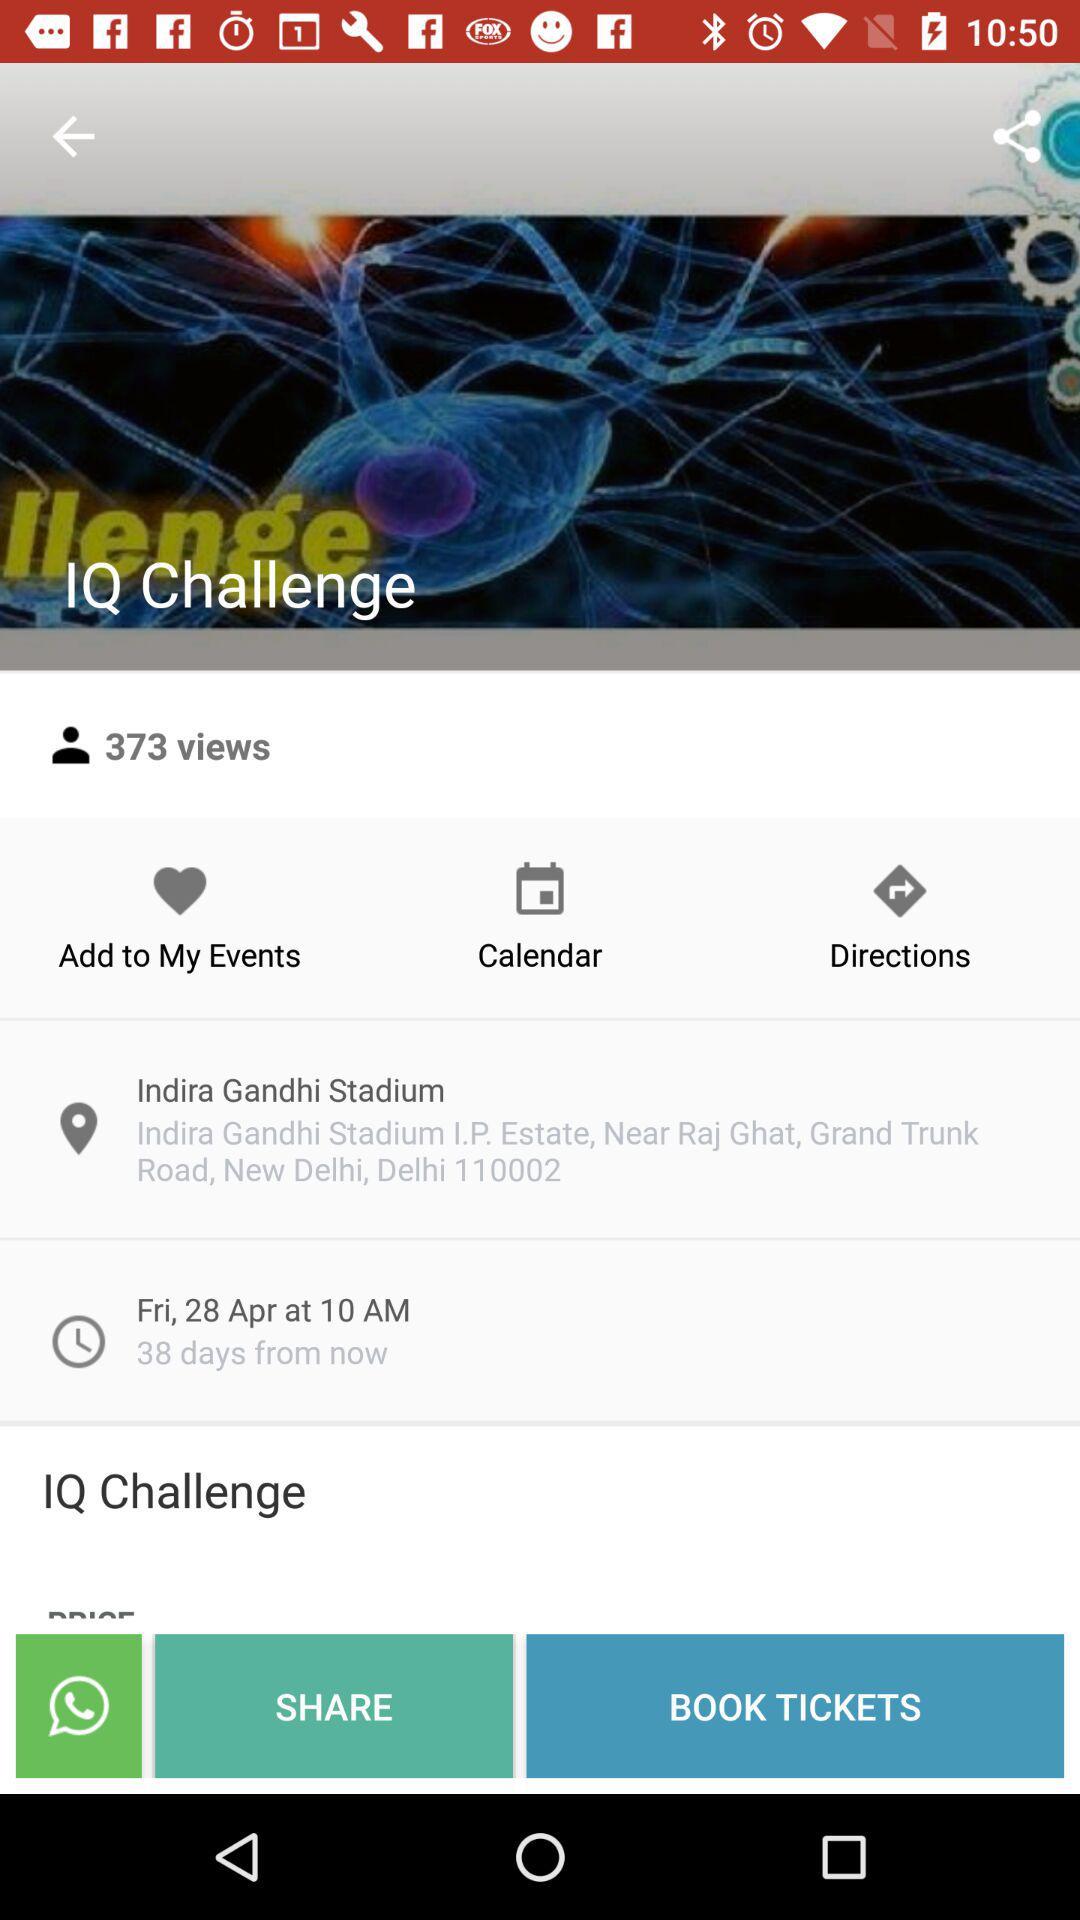 The image size is (1080, 1920). Describe the element at coordinates (77, 1705) in the screenshot. I see `the call icon` at that location.